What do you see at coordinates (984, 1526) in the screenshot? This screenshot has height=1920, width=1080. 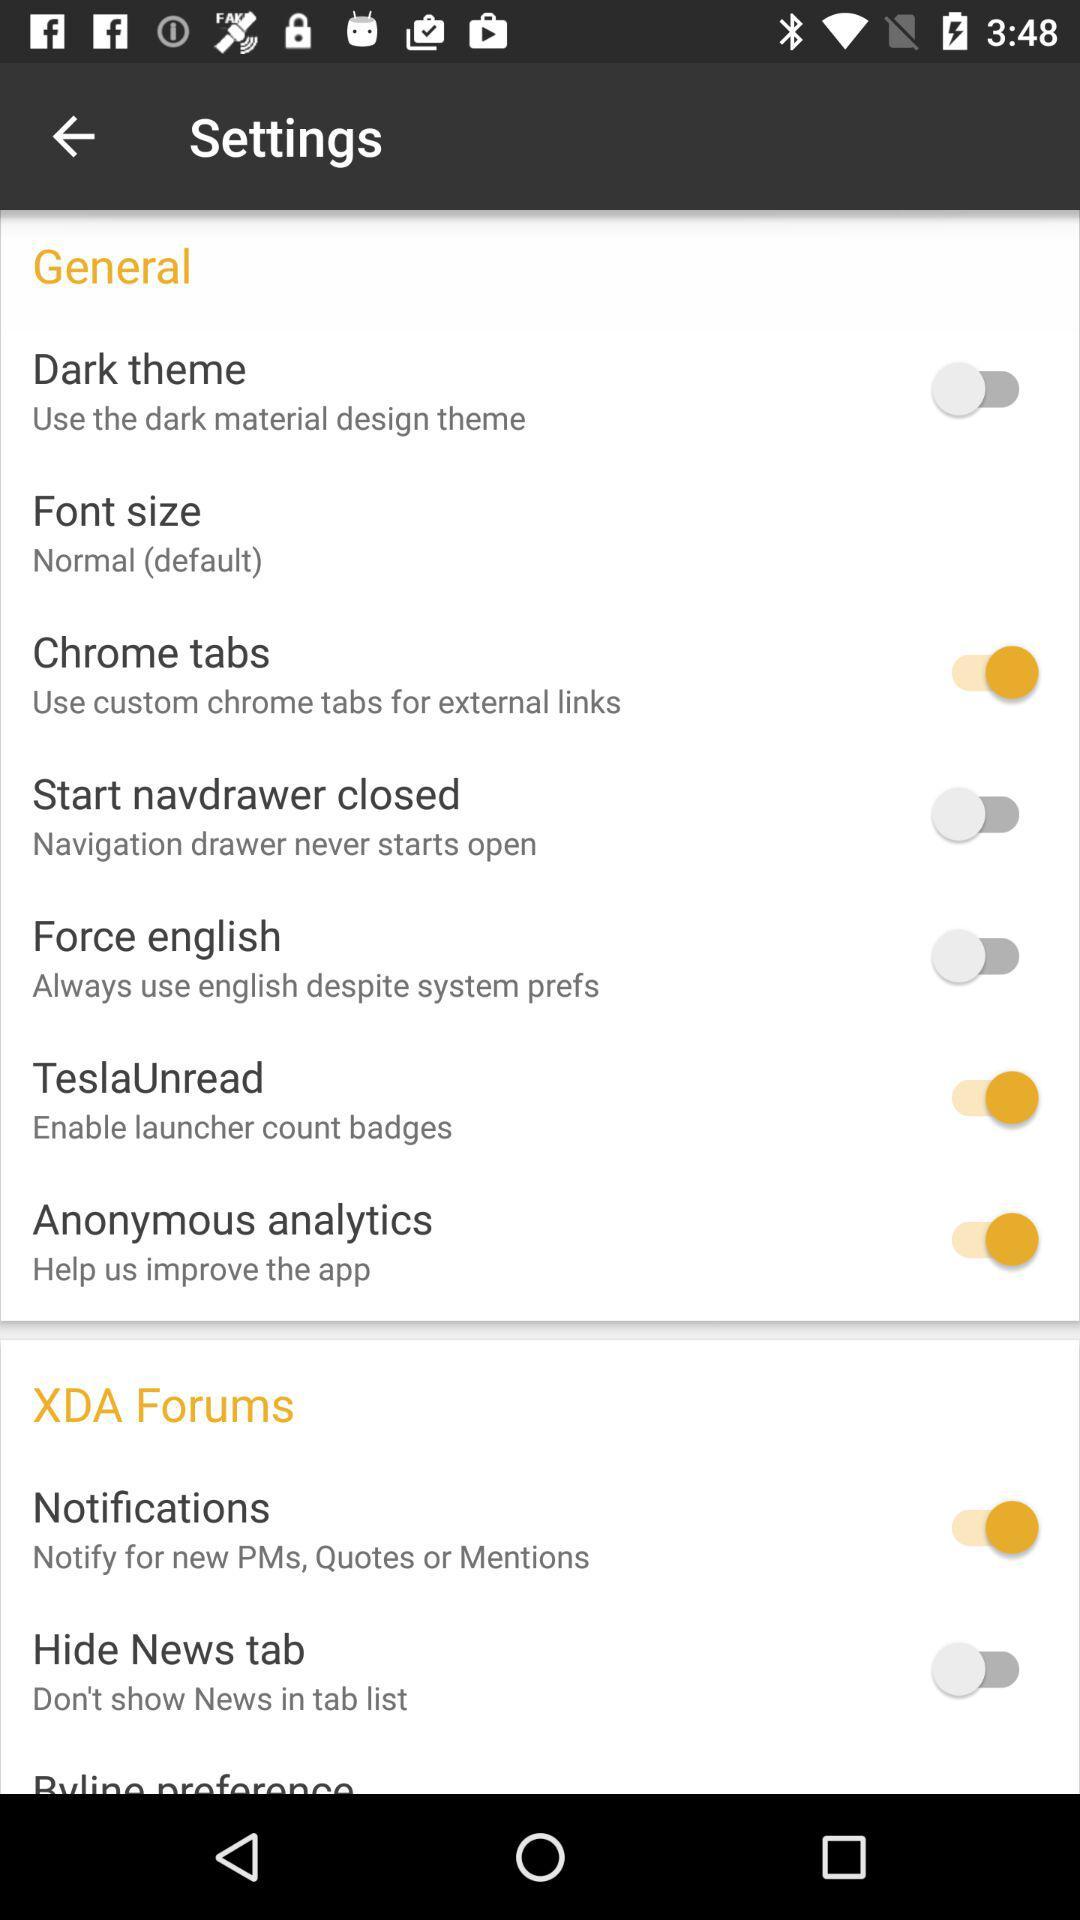 I see `notifications` at bounding box center [984, 1526].